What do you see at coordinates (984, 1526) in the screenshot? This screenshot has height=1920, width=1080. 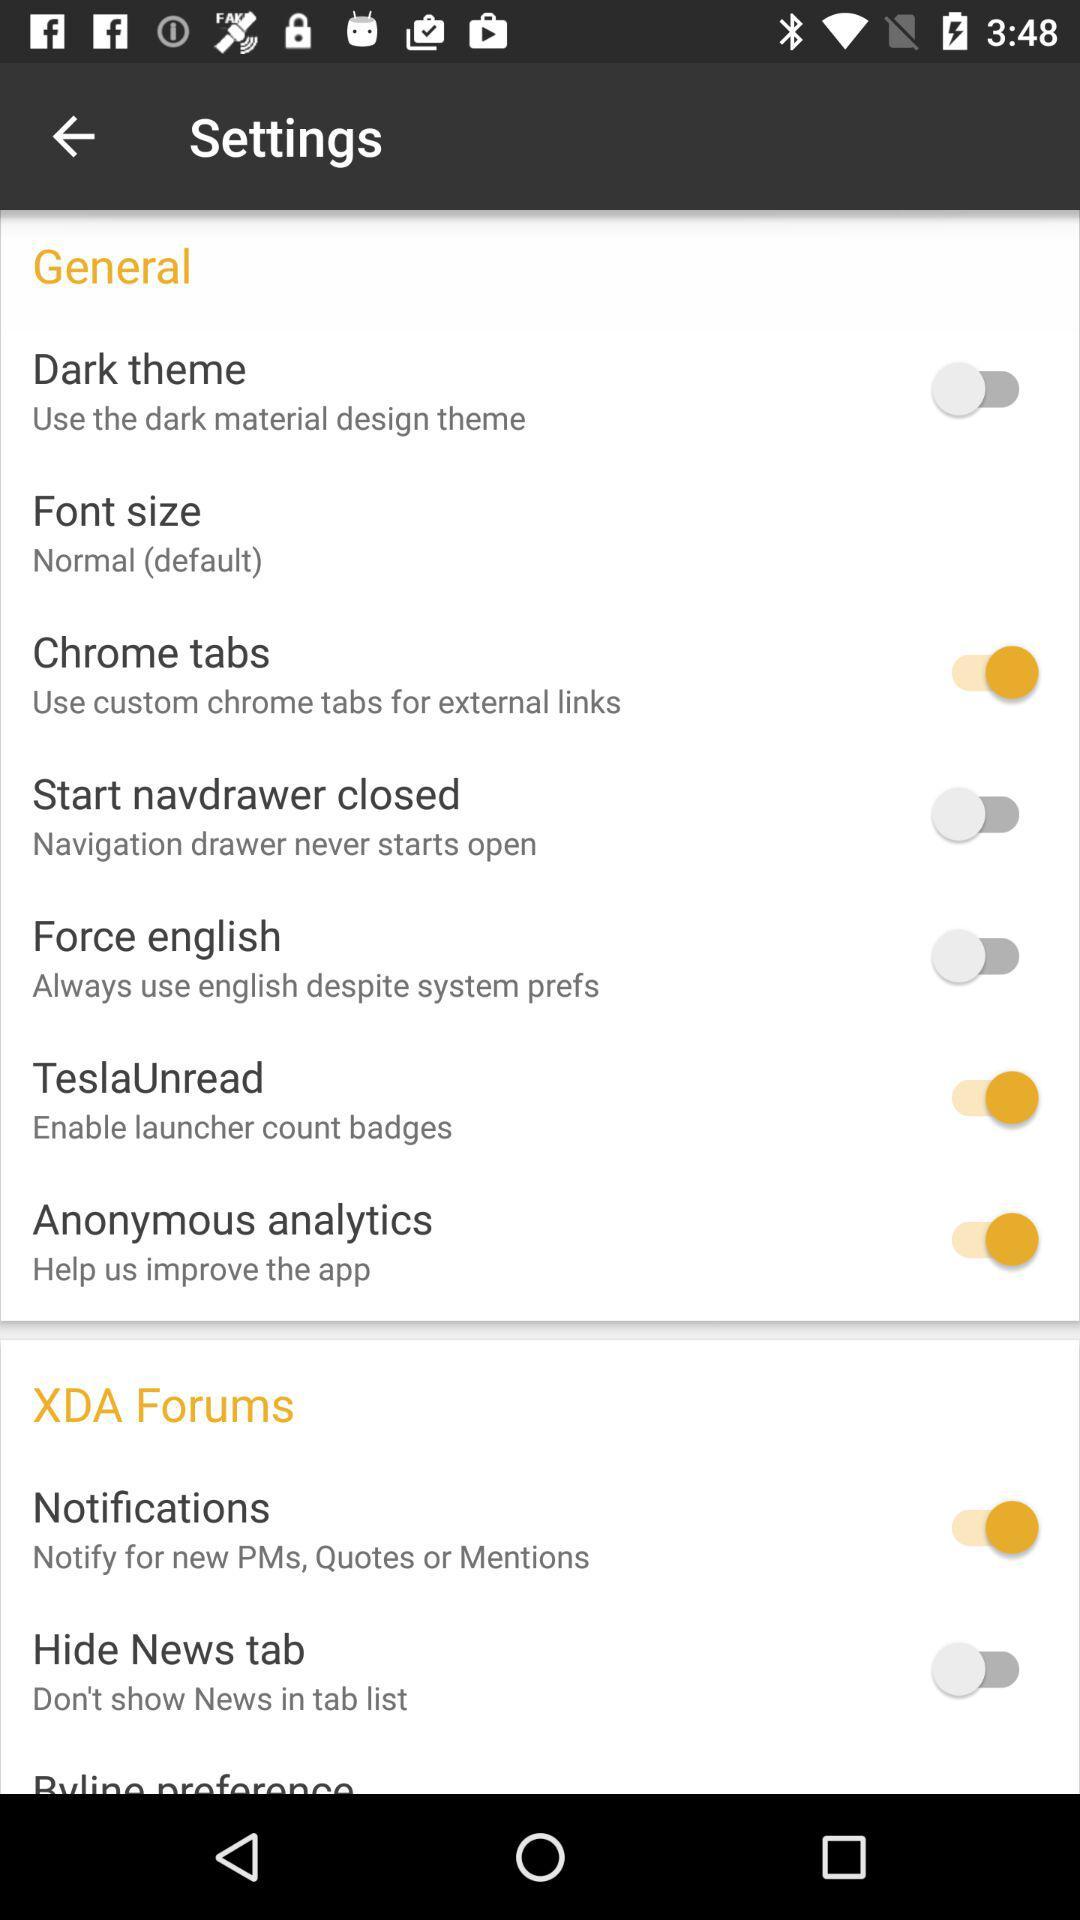 I see `notifications` at bounding box center [984, 1526].